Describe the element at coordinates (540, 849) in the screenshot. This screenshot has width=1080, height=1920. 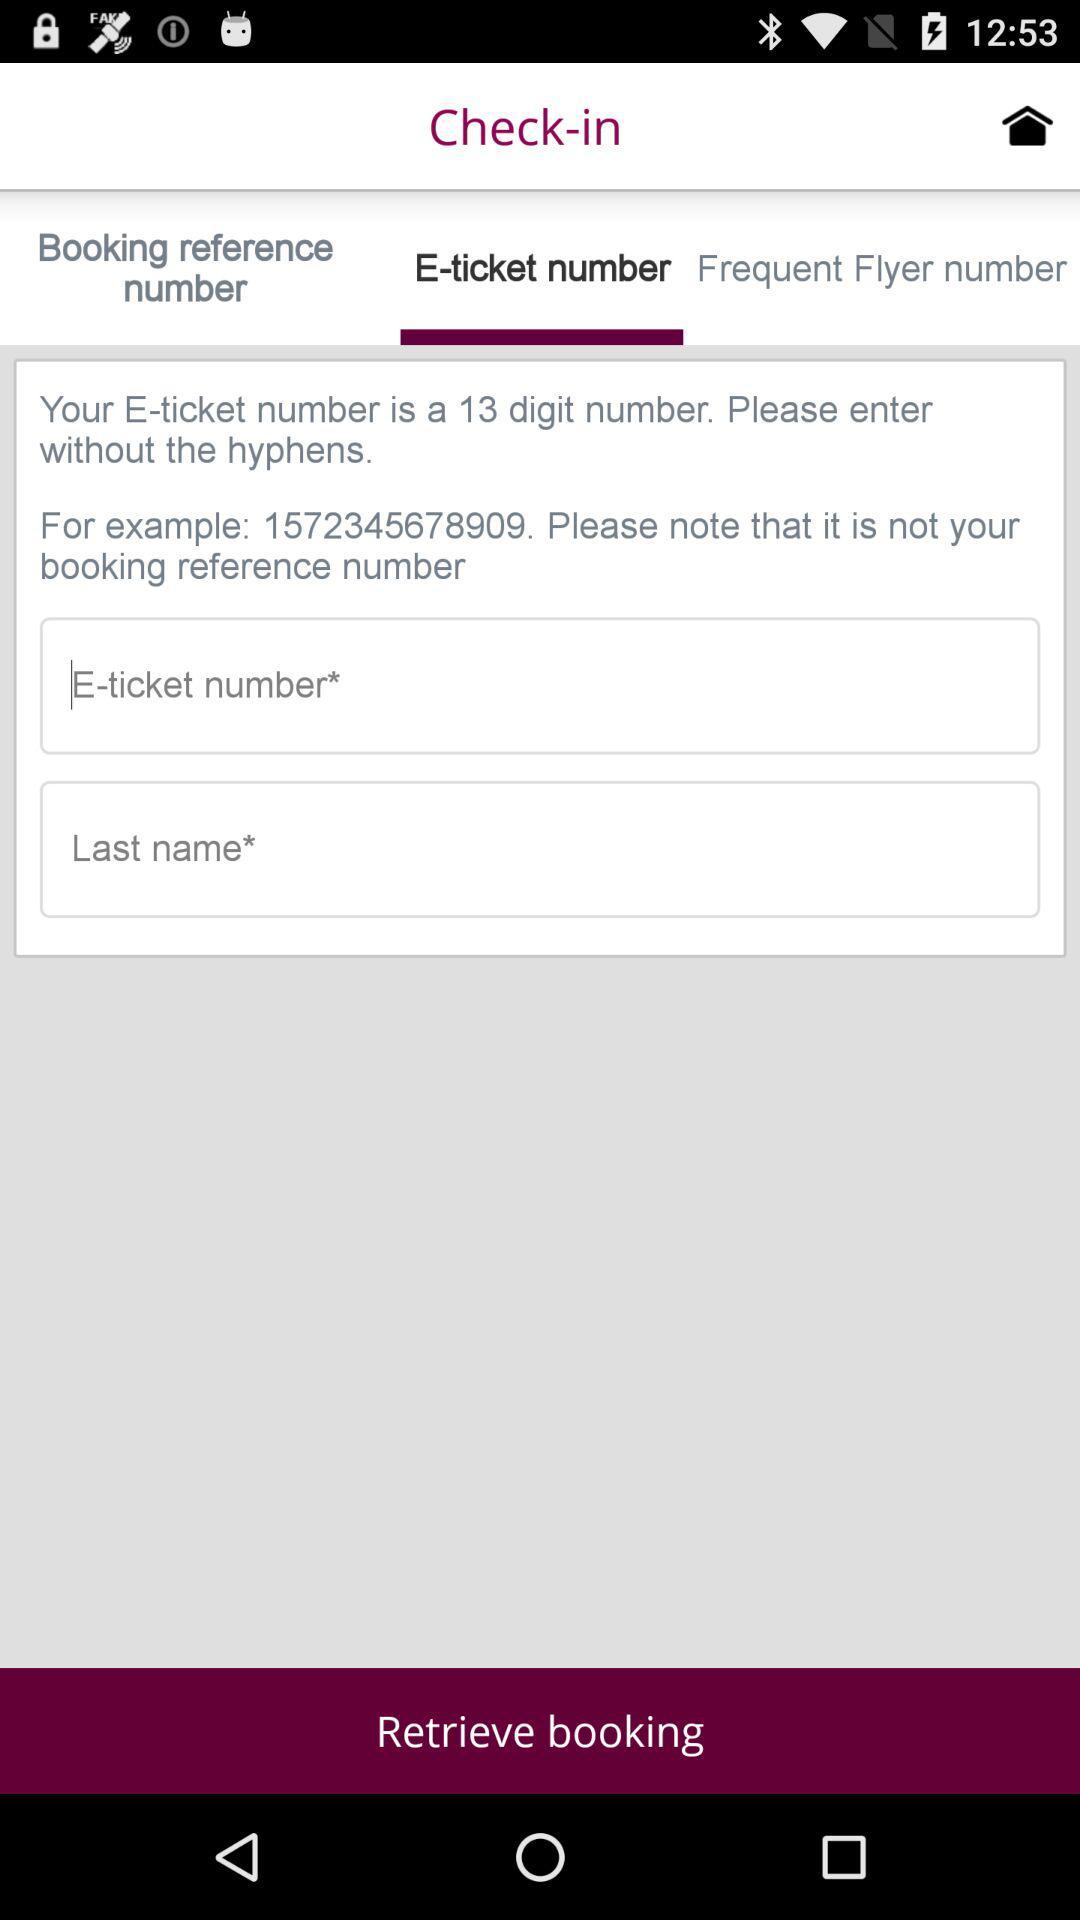
I see `your last name` at that location.